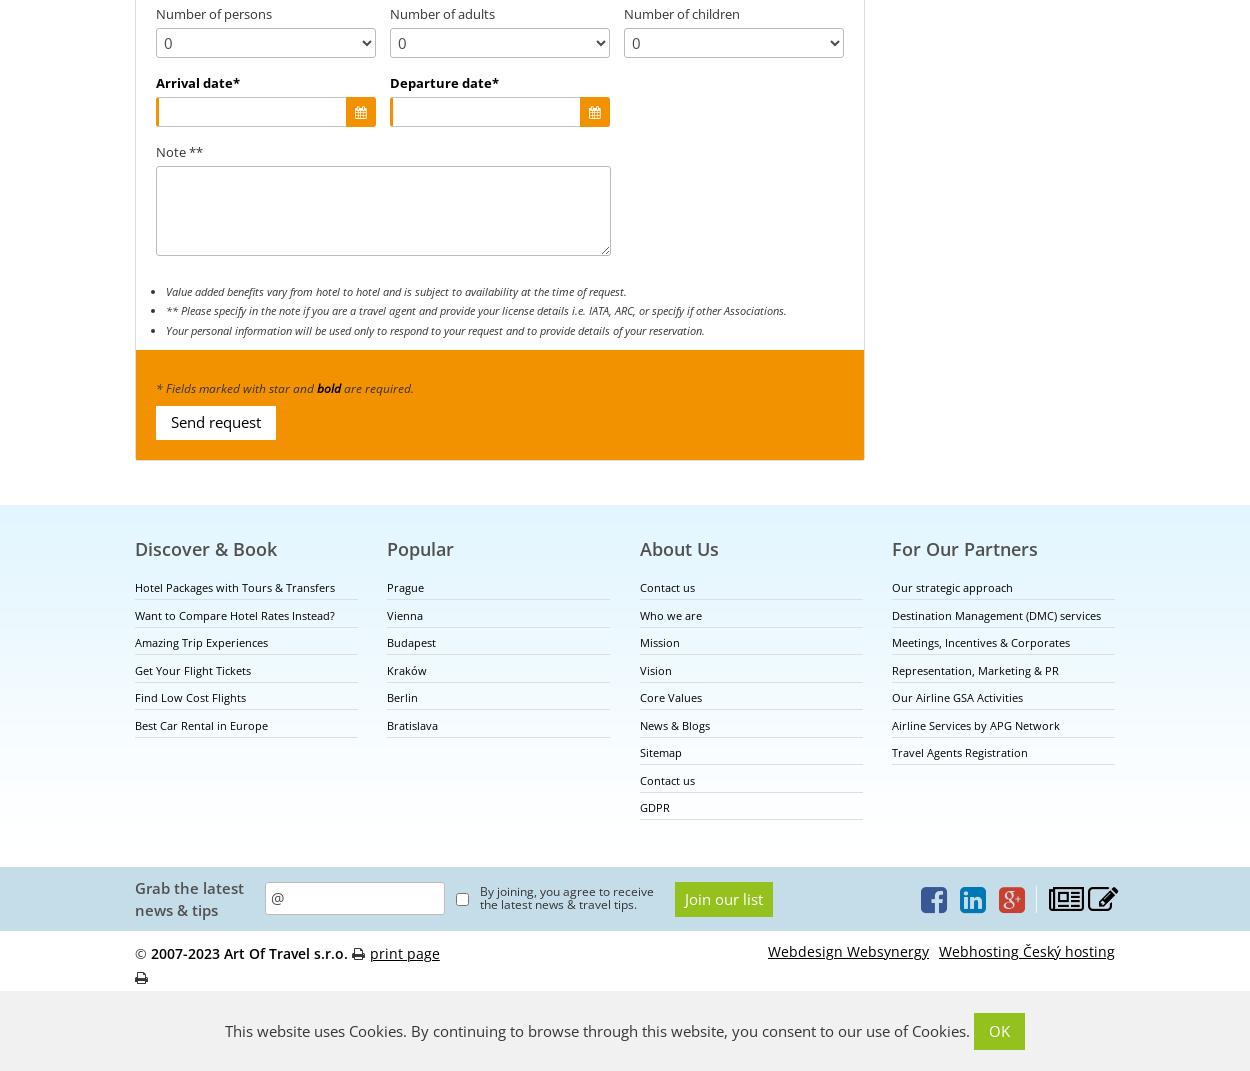 This screenshot has height=1071, width=1250. What do you see at coordinates (396, 290) in the screenshot?
I see `'Value added benefits vary from hotel to hotel and is subject to availability at the time of request.'` at bounding box center [396, 290].